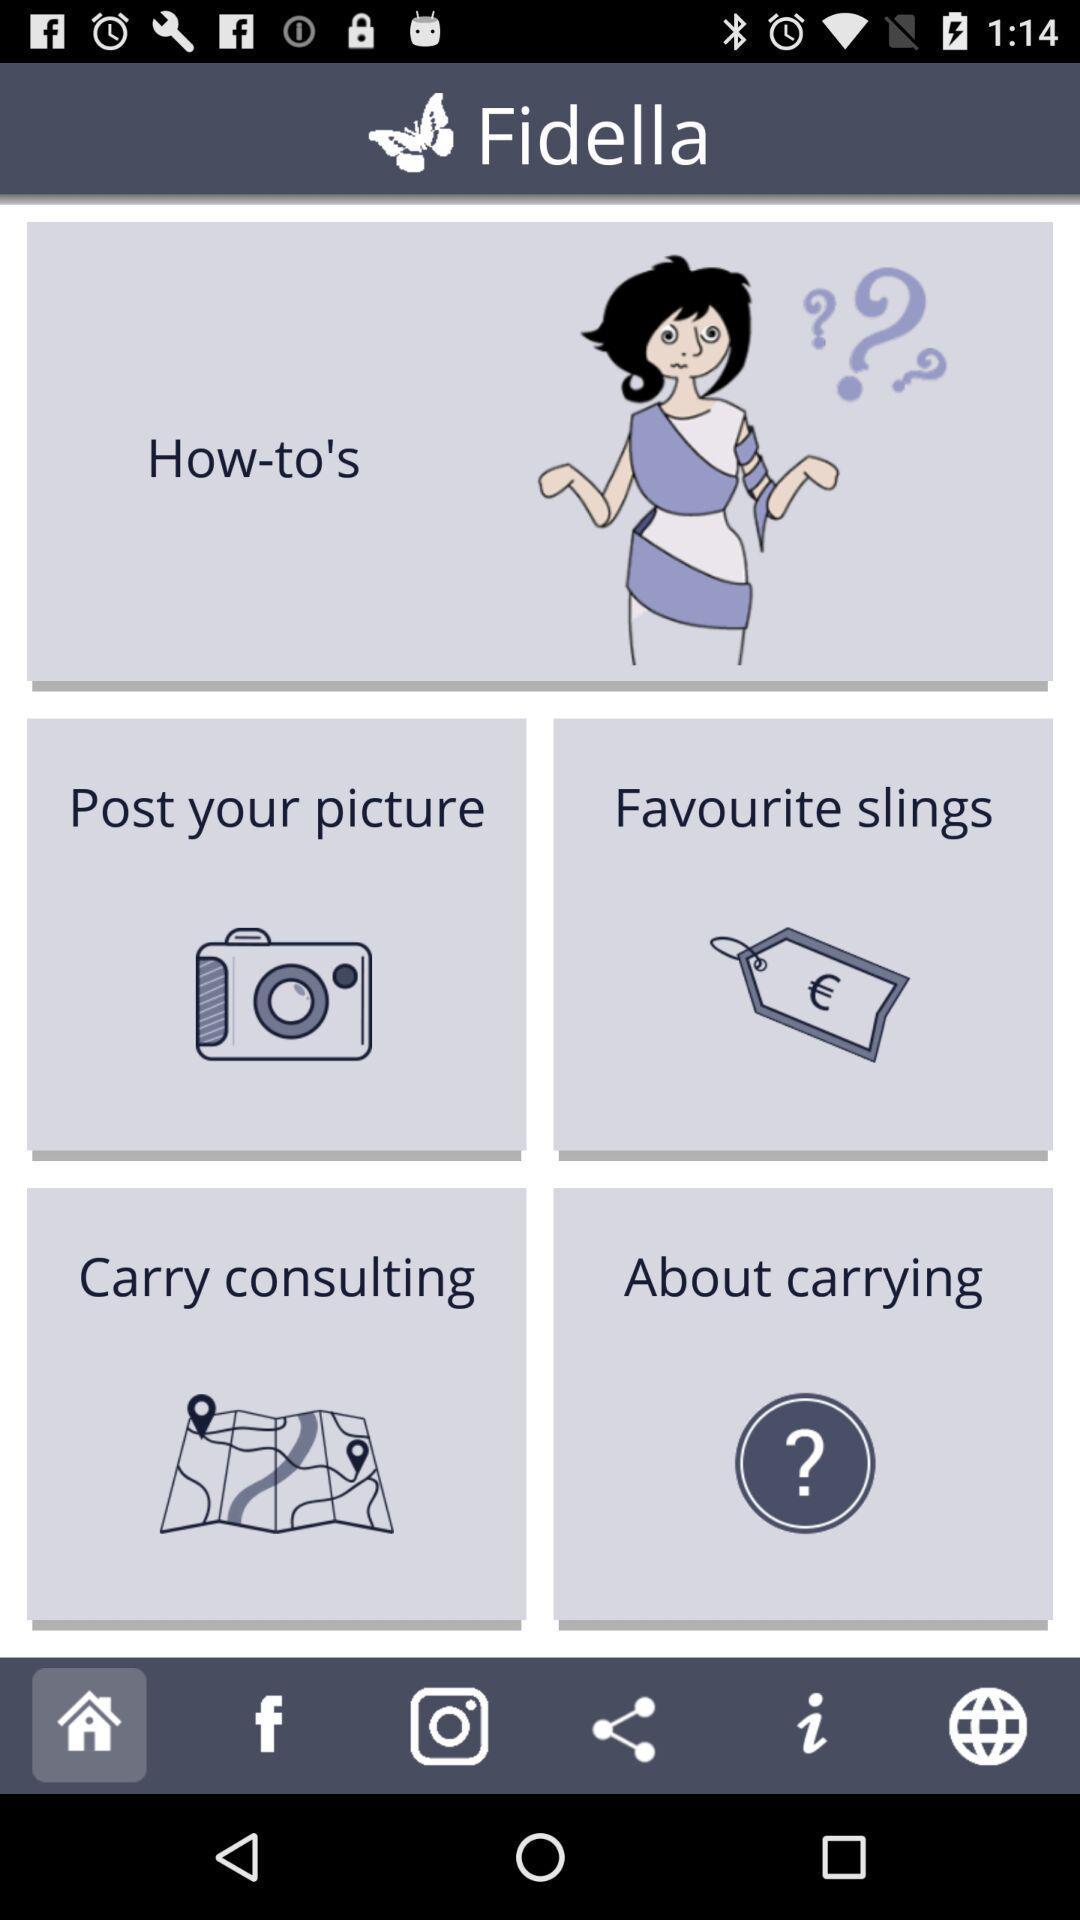  I want to click on instagram, so click(450, 1724).